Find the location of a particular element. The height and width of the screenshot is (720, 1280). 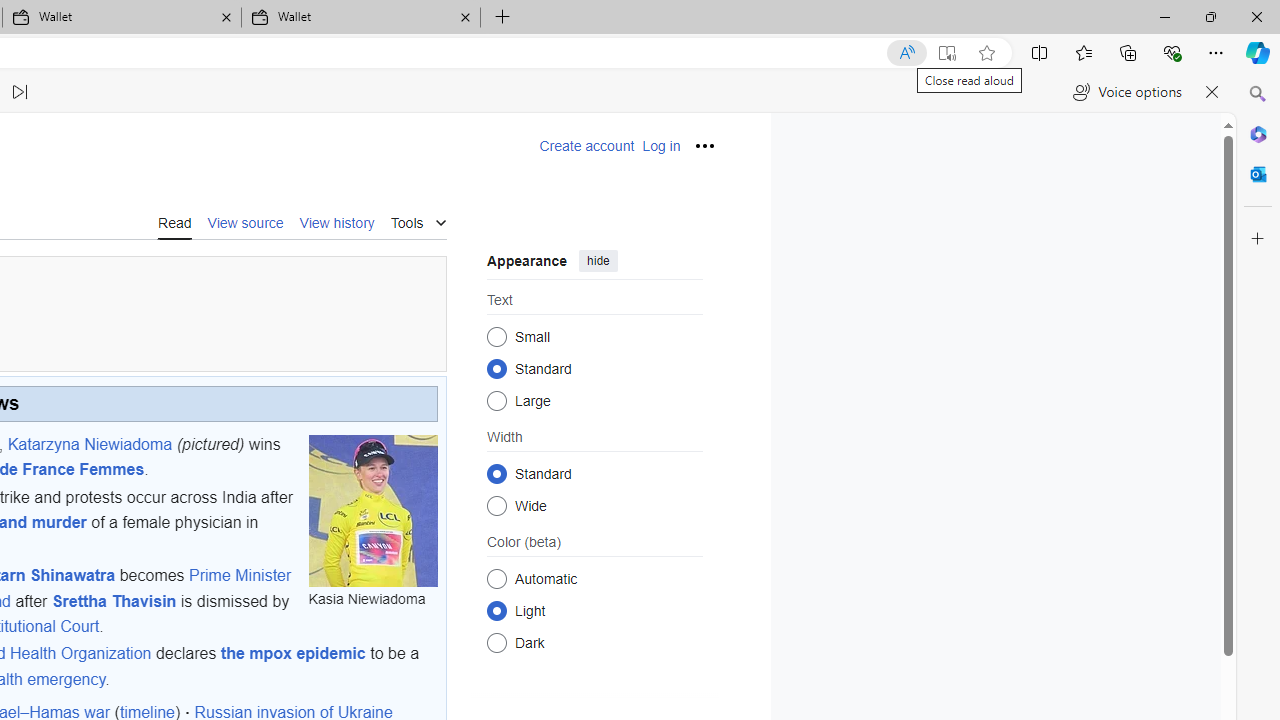

'Kasia Niewiadoma' is located at coordinates (373, 509).